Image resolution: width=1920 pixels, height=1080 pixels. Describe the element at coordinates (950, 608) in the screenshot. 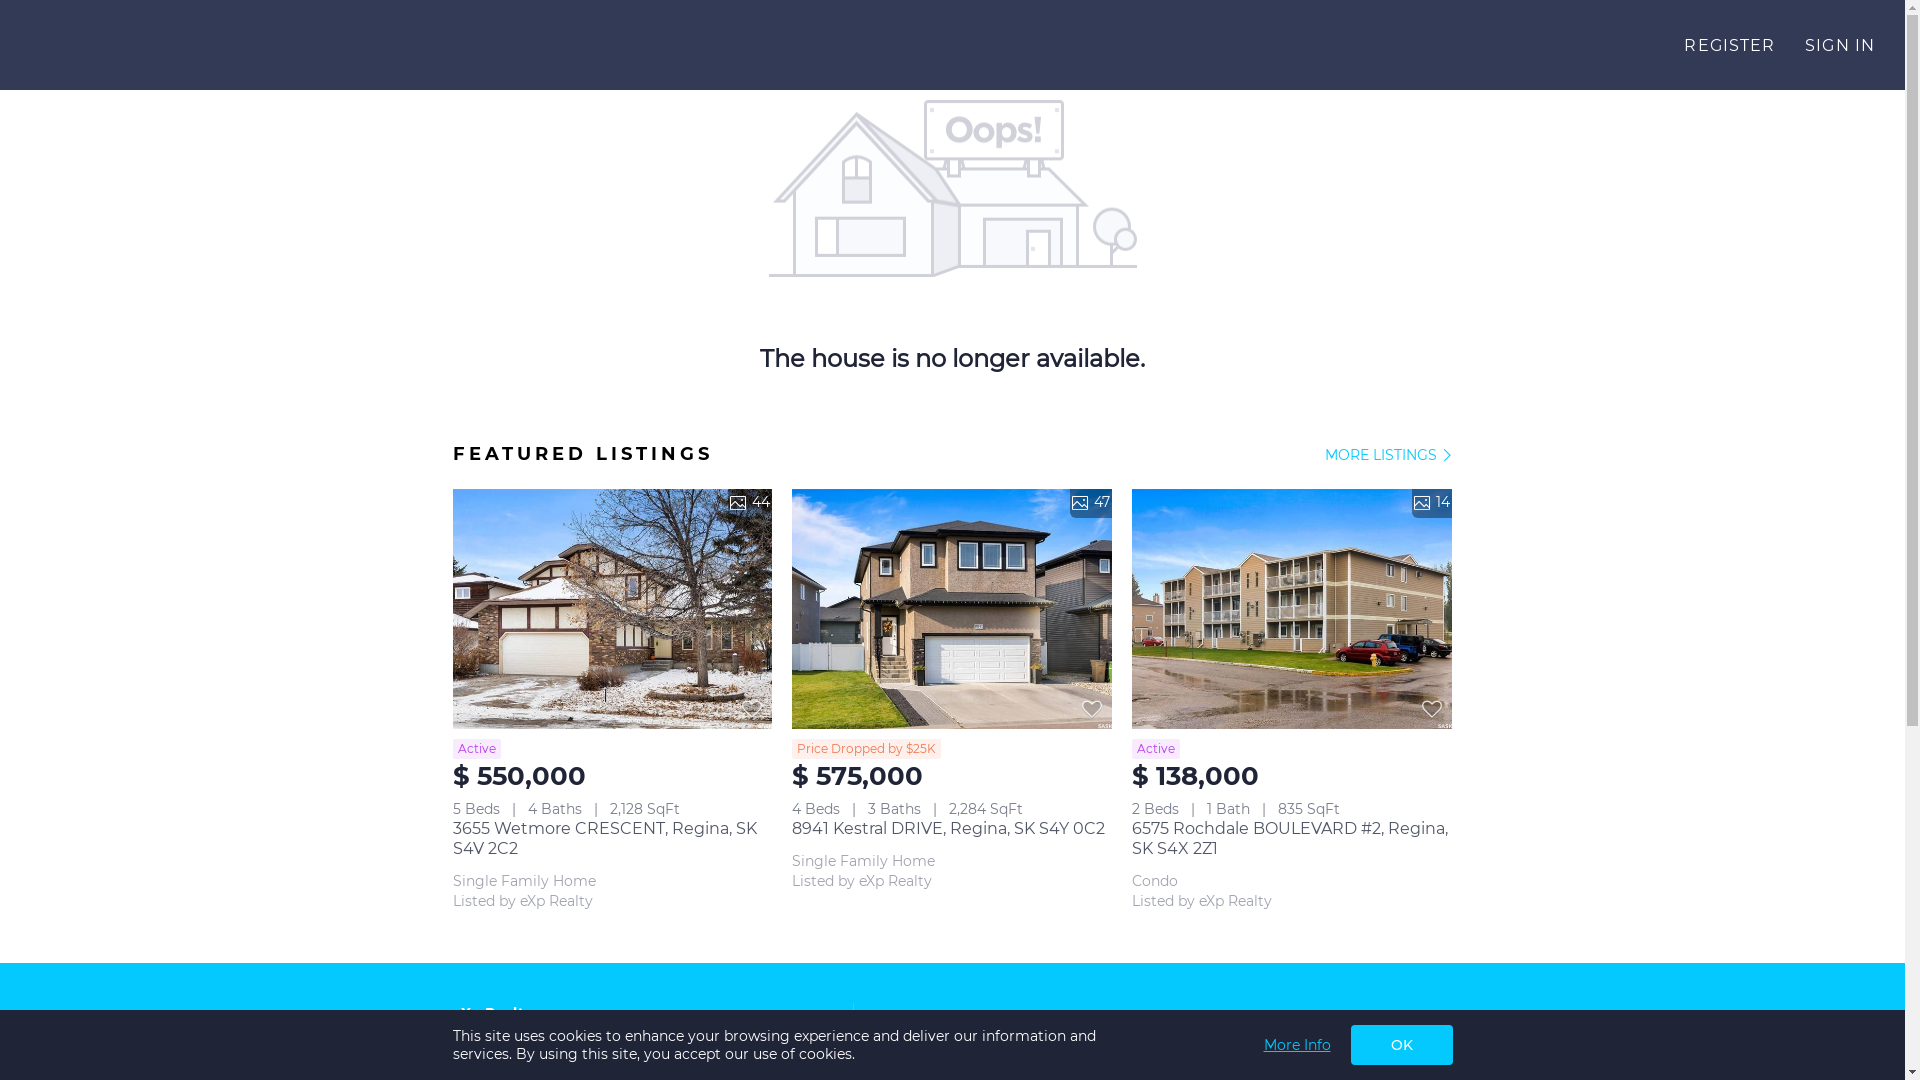

I see `'47'` at that location.